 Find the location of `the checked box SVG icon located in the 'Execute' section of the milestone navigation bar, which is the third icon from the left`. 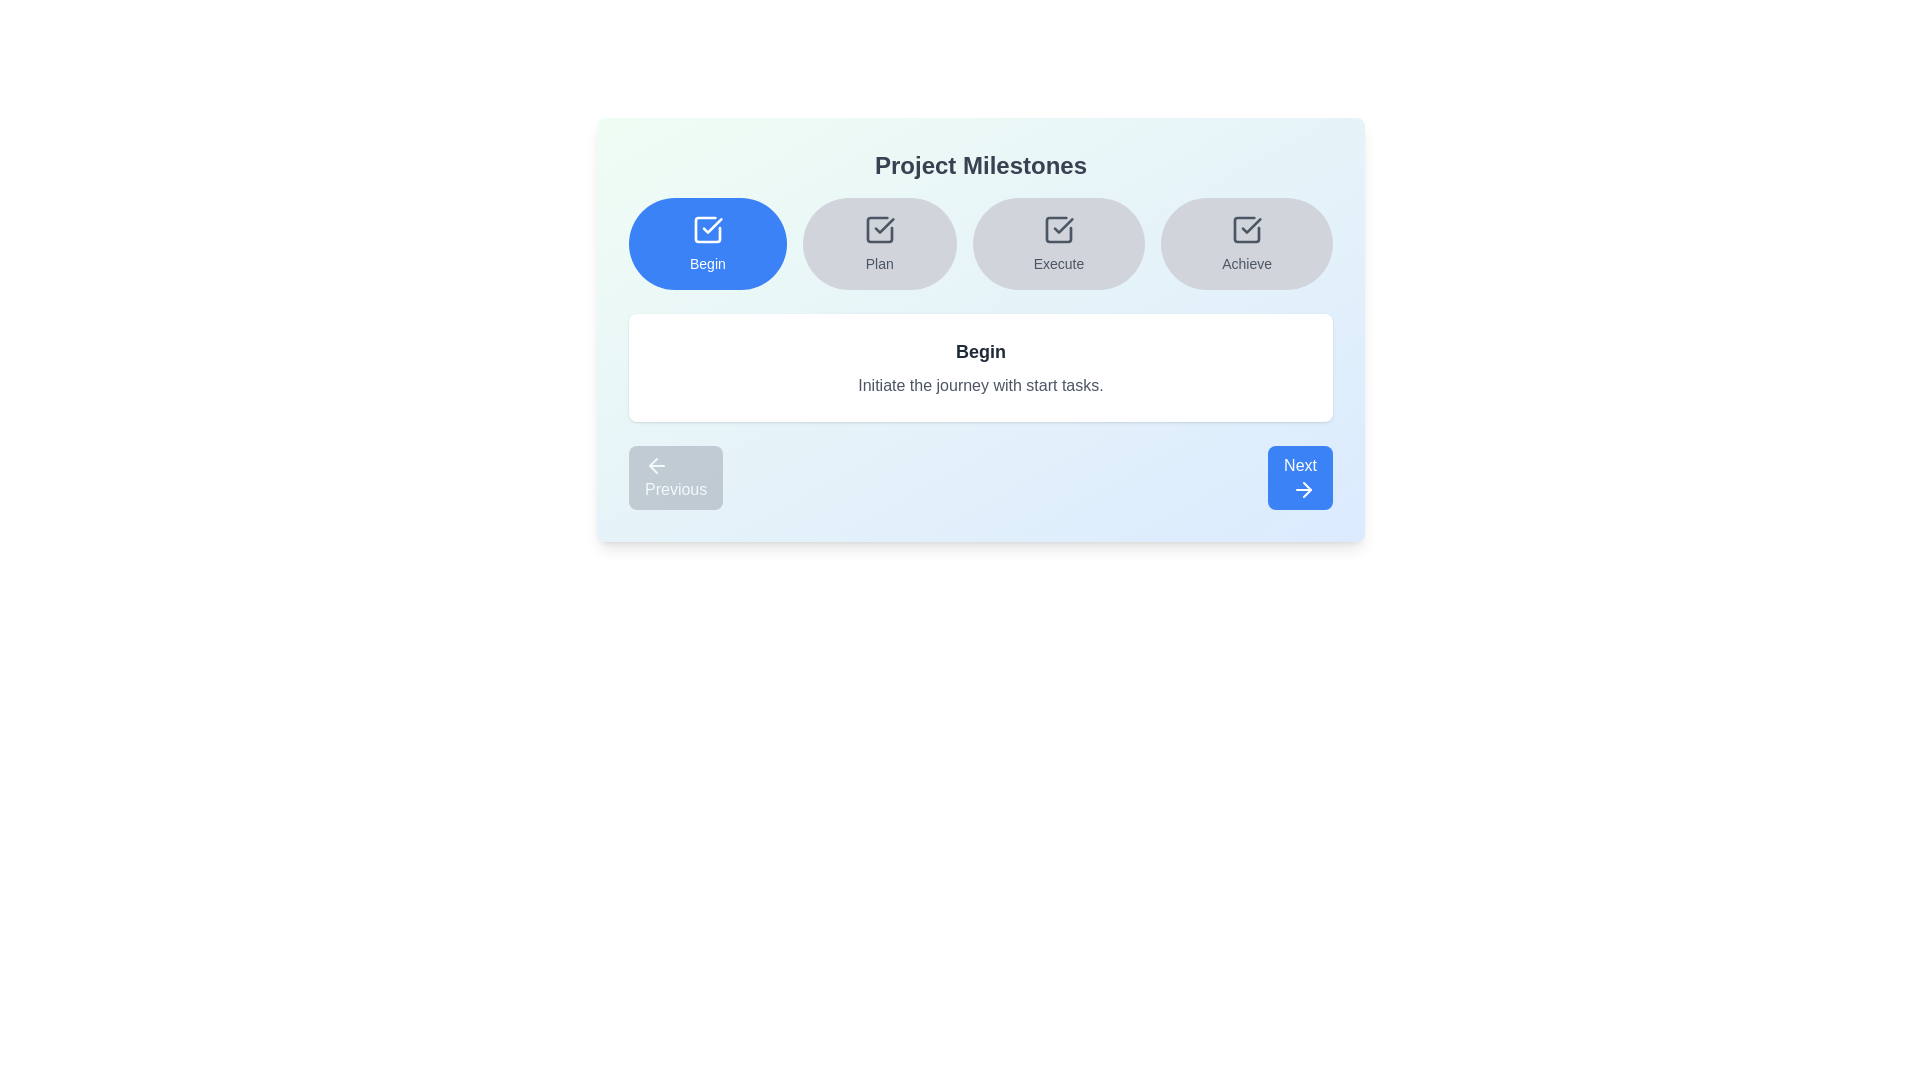

the checked box SVG icon located in the 'Execute' section of the milestone navigation bar, which is the third icon from the left is located at coordinates (1058, 229).